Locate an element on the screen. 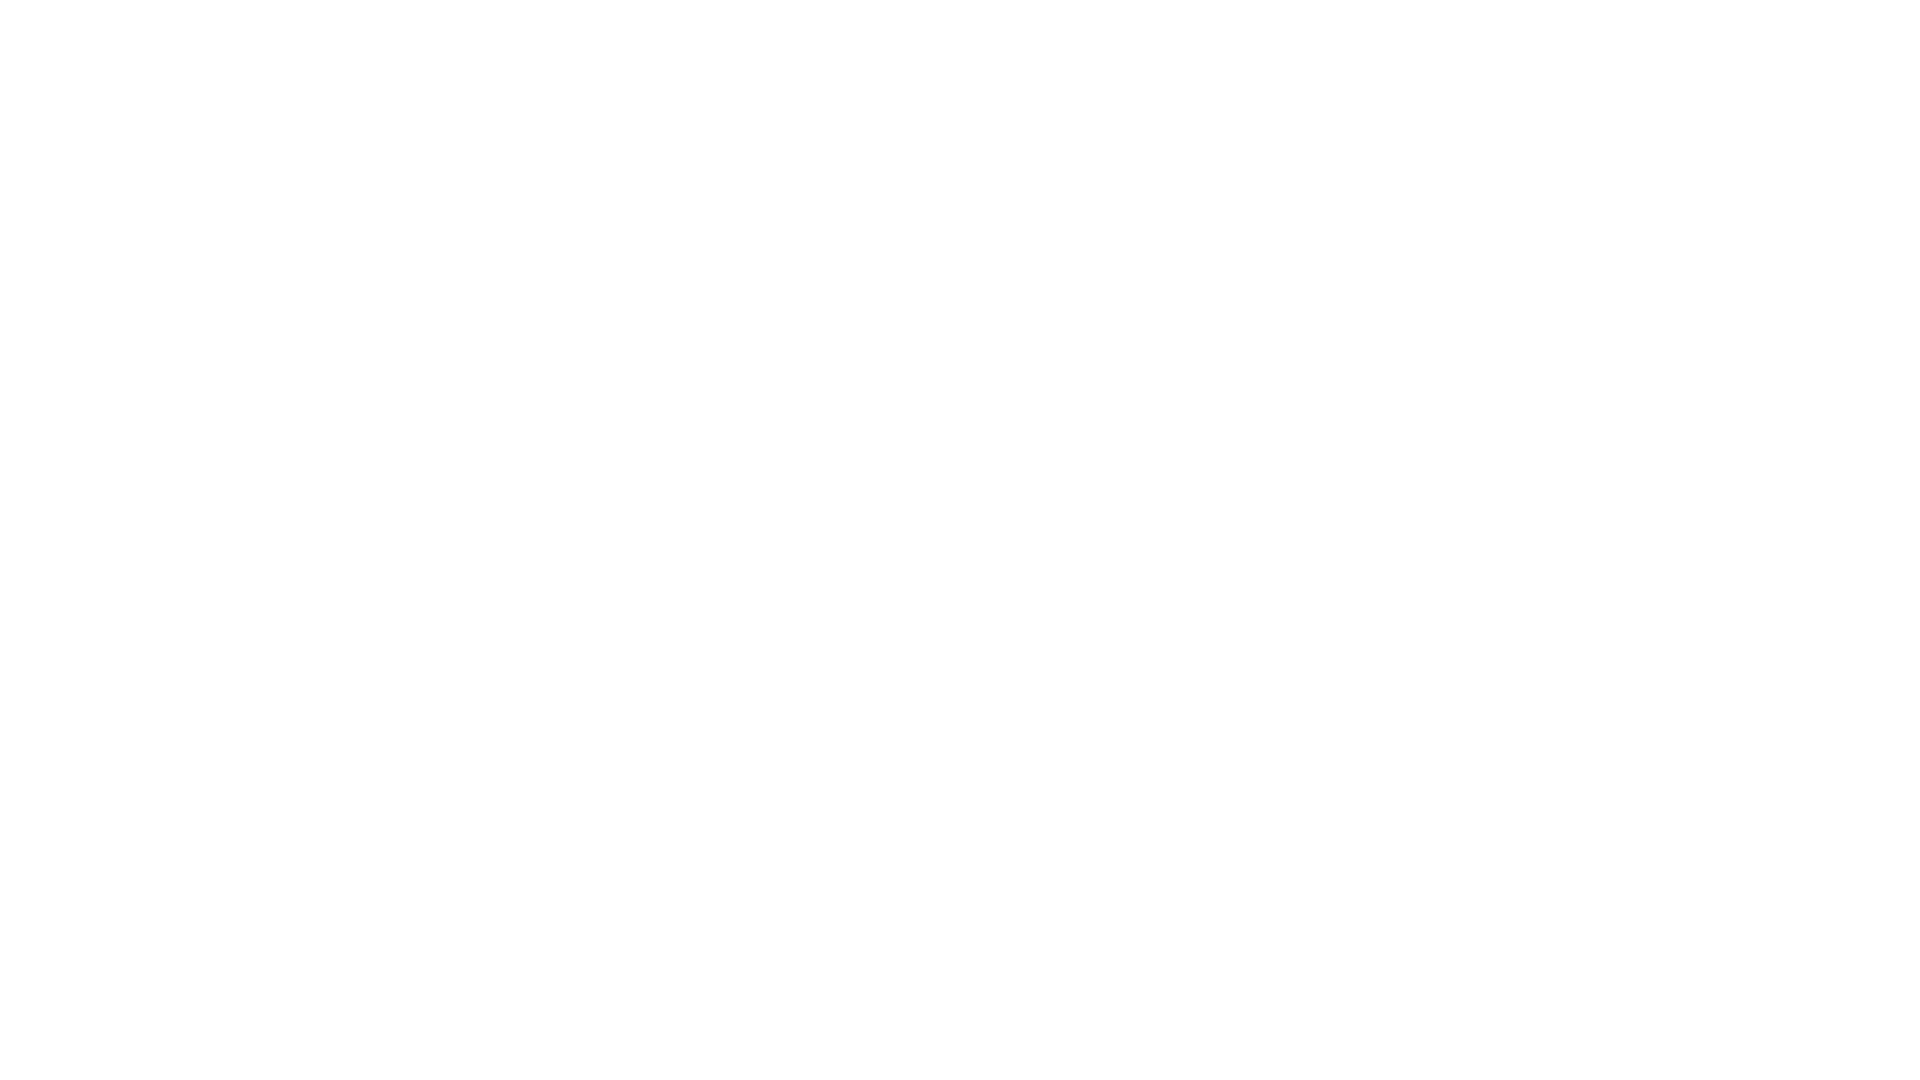  Rencontres creatives is located at coordinates (1044, 167).